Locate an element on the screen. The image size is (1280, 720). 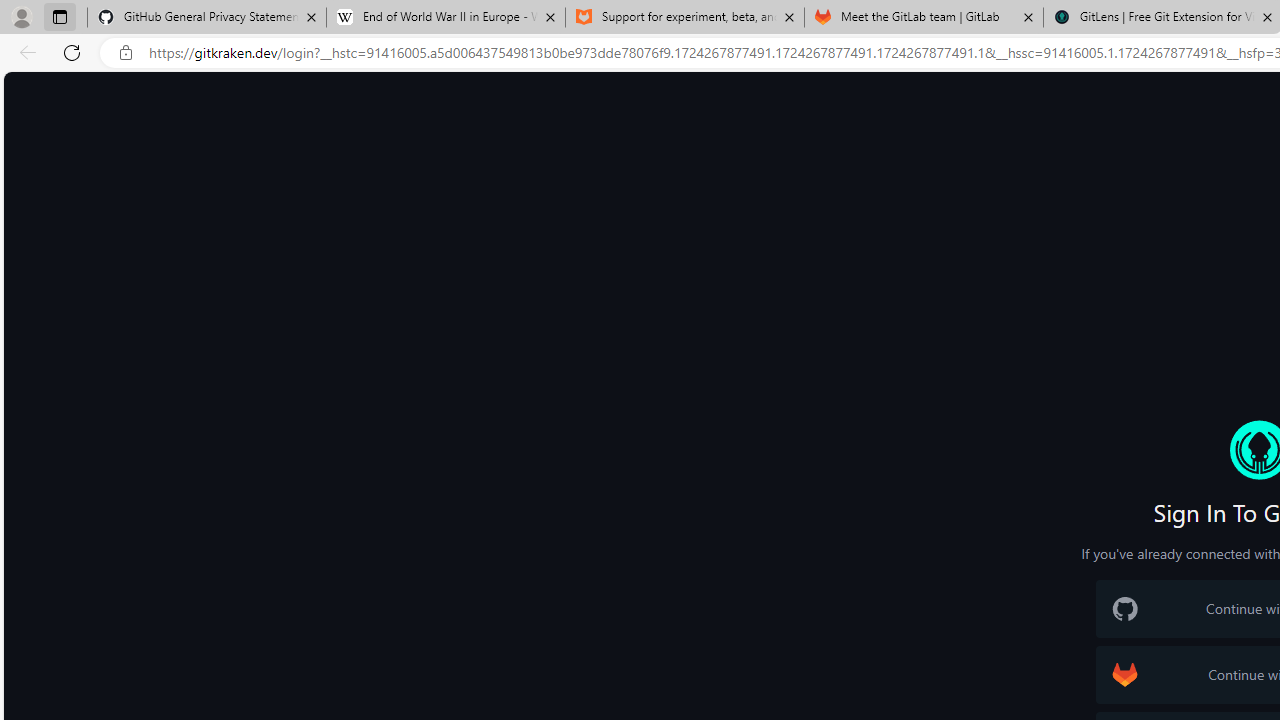
'Meet the GitLab team | GitLab' is located at coordinates (923, 17).